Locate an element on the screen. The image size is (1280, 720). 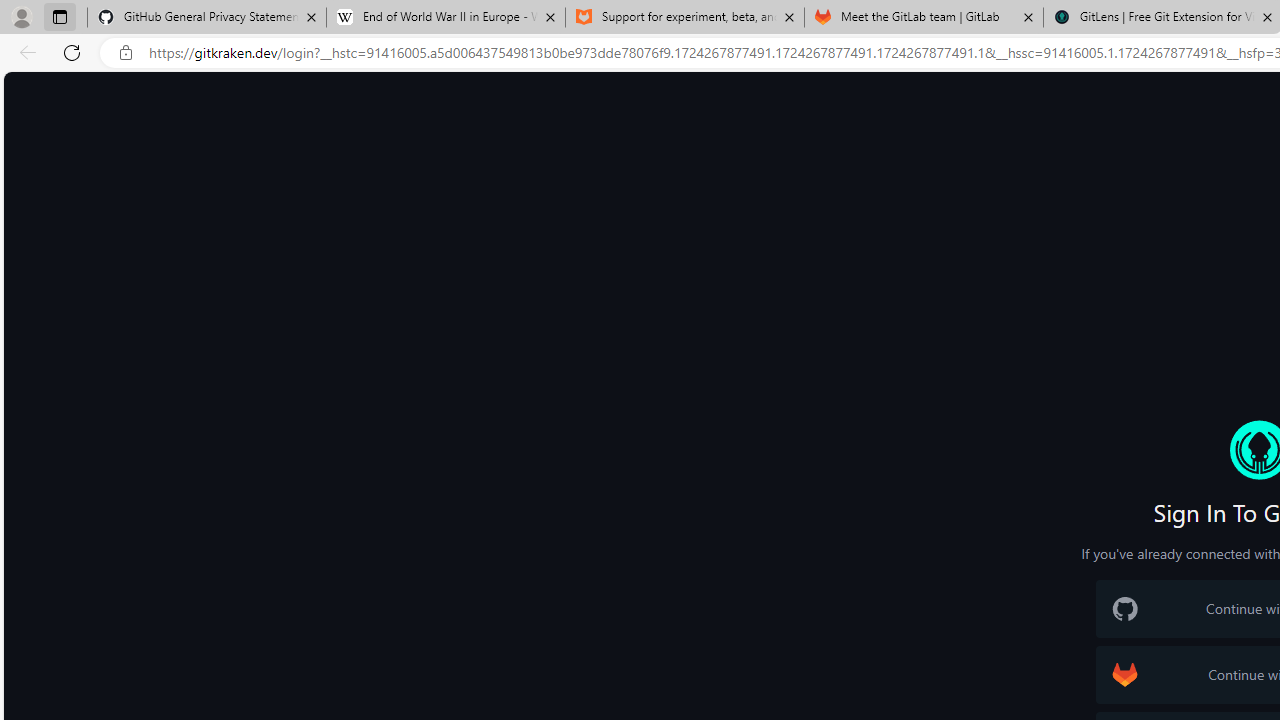
'Meet the GitLab team | GitLab' is located at coordinates (923, 17).